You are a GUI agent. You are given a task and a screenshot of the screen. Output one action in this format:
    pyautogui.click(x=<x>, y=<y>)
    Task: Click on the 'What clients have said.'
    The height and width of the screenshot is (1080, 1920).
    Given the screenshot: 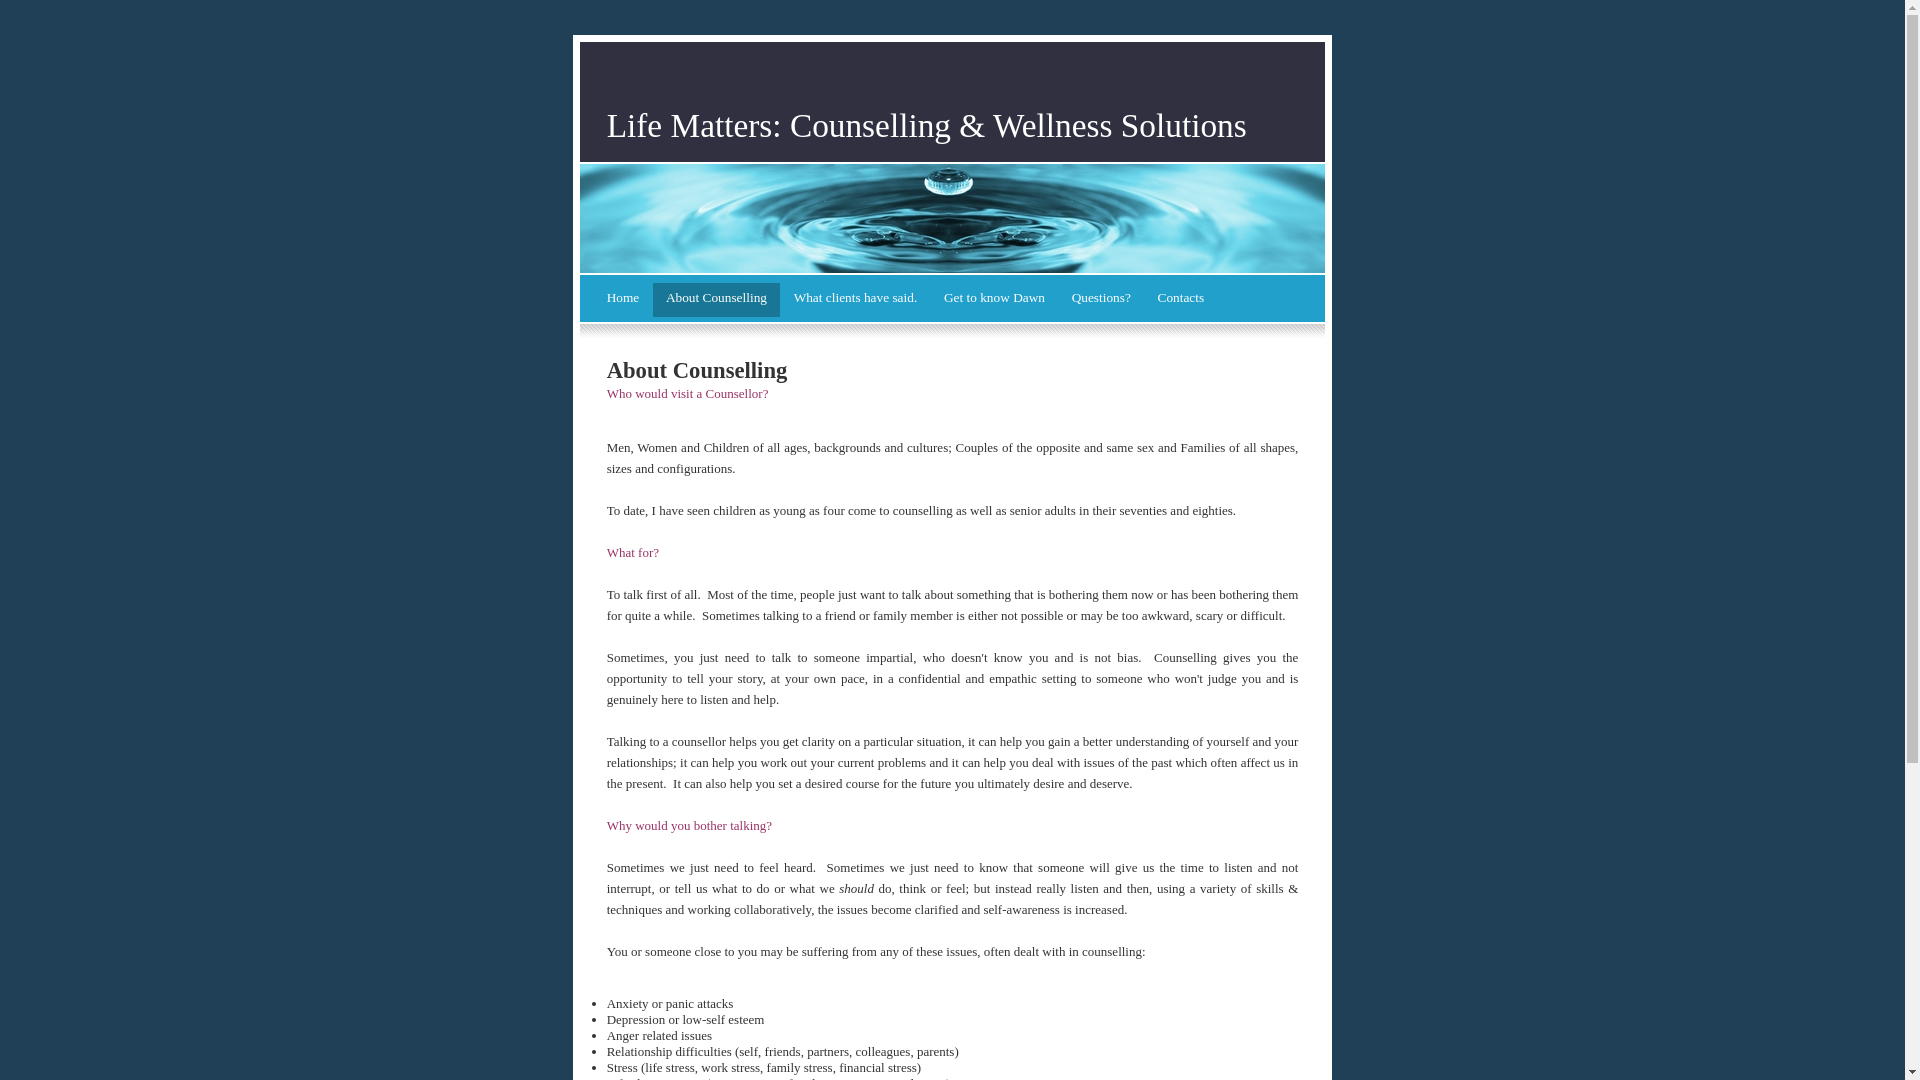 What is the action you would take?
    pyautogui.click(x=778, y=300)
    